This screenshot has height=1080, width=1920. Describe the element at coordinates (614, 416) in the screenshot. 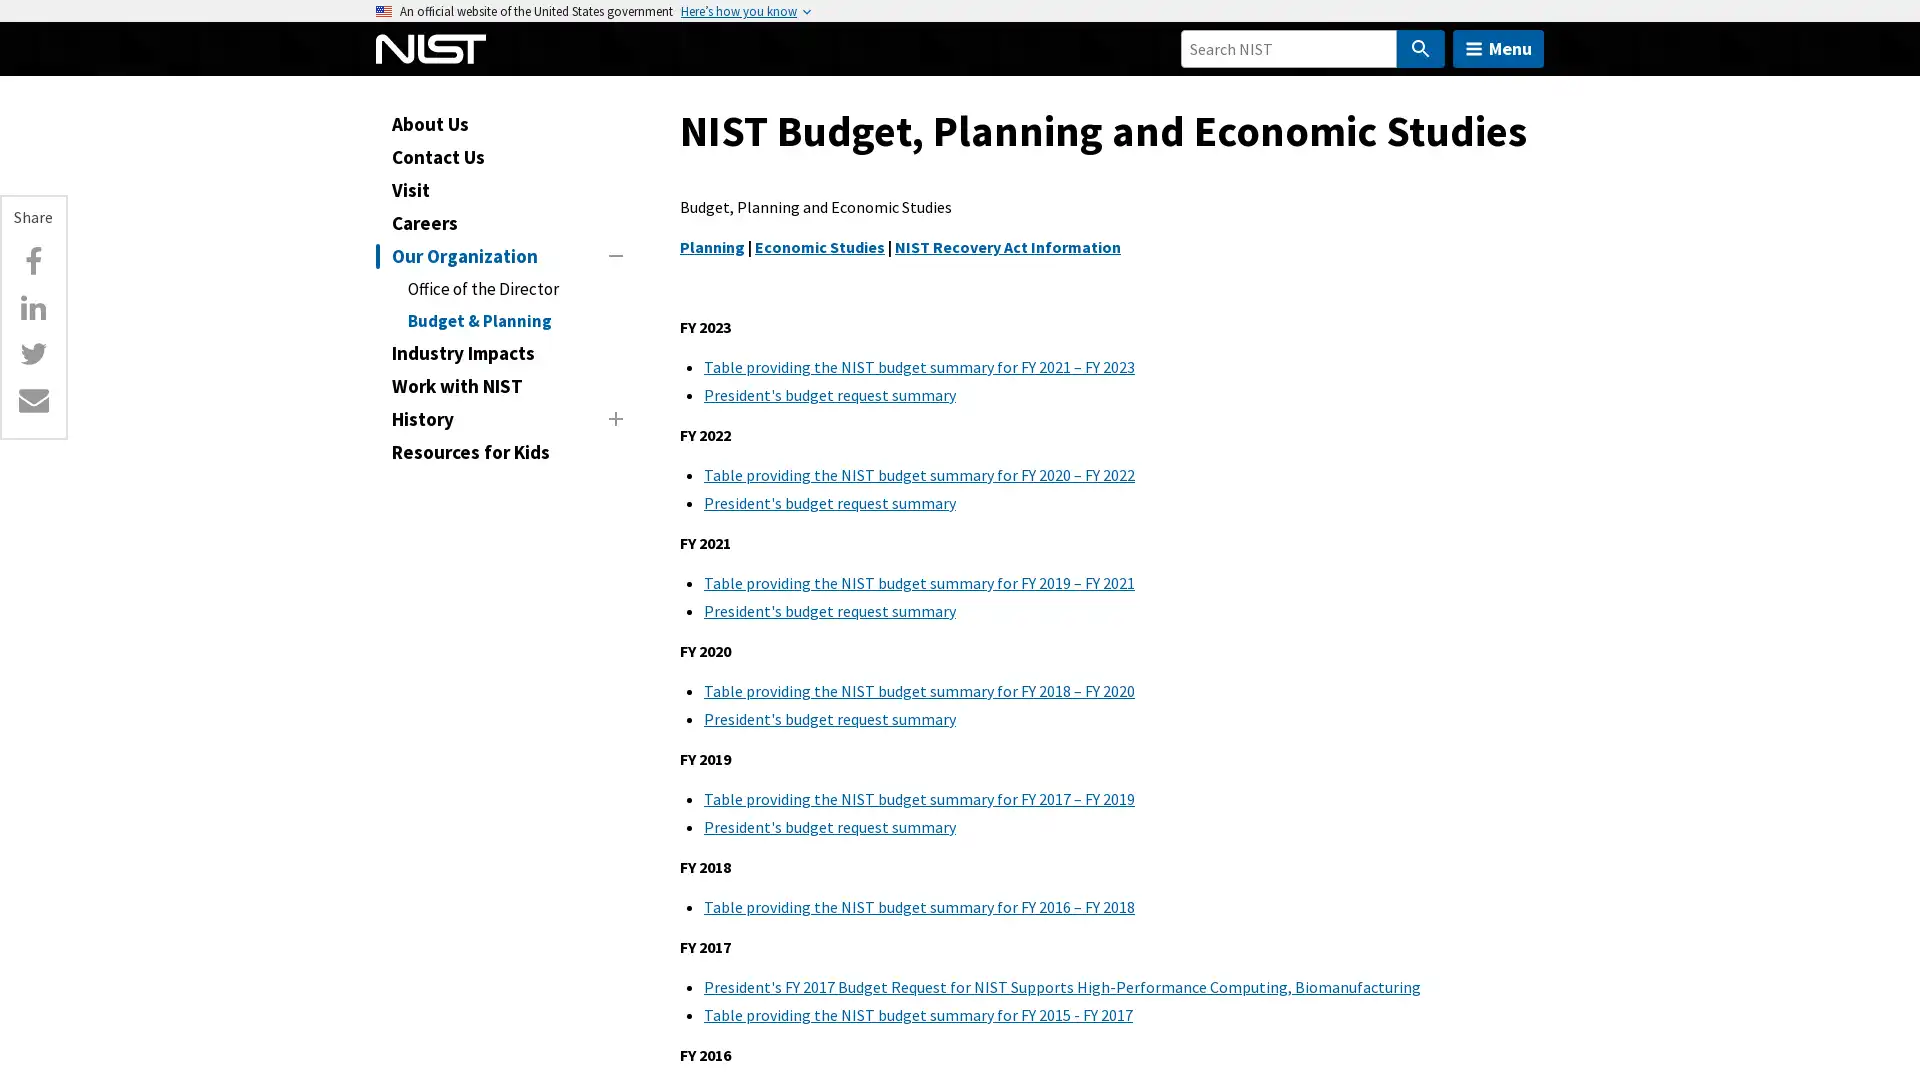

I see `Expand or Collapse` at that location.